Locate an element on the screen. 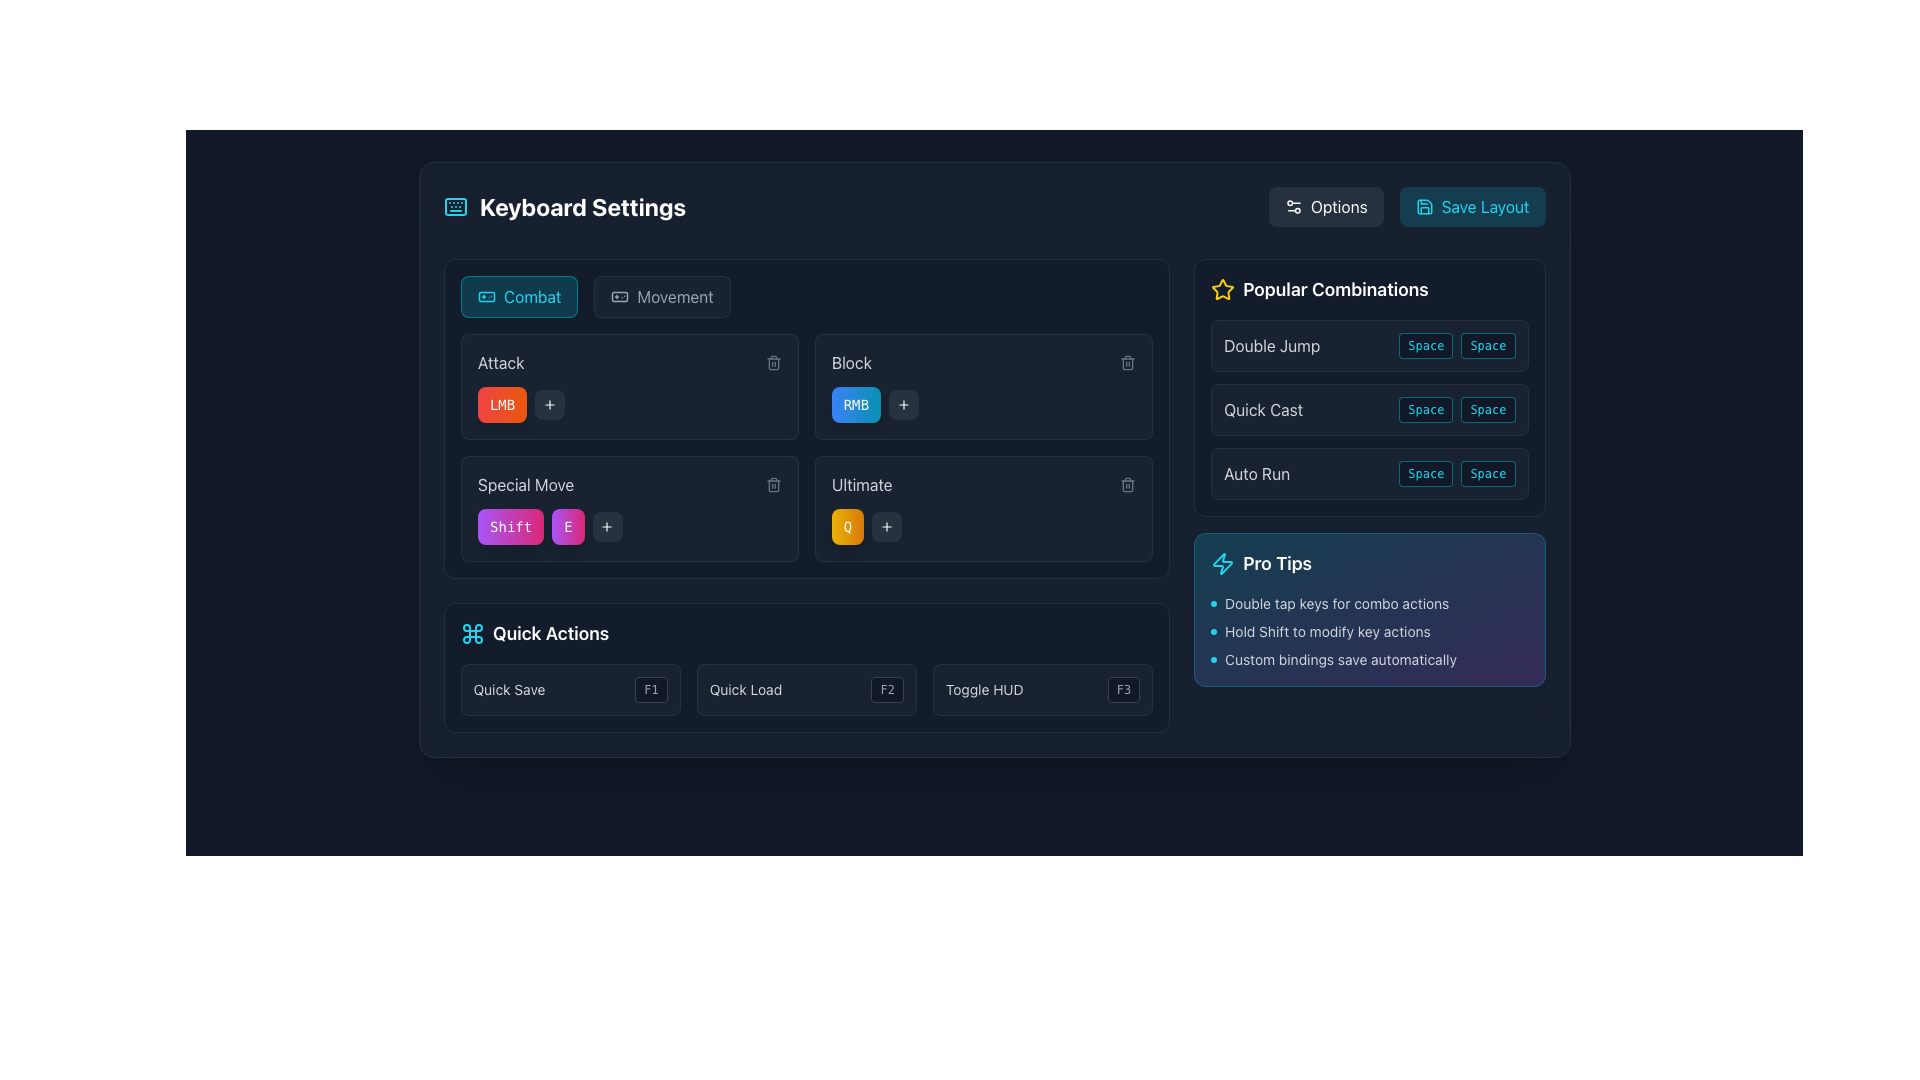 The image size is (1920, 1080). the Icon representing the 'Quick Actions' section located at the bottom-left of the interface, near 'Quick Save', 'Quick Load', and 'Toggle HUD' is located at coordinates (471, 633).